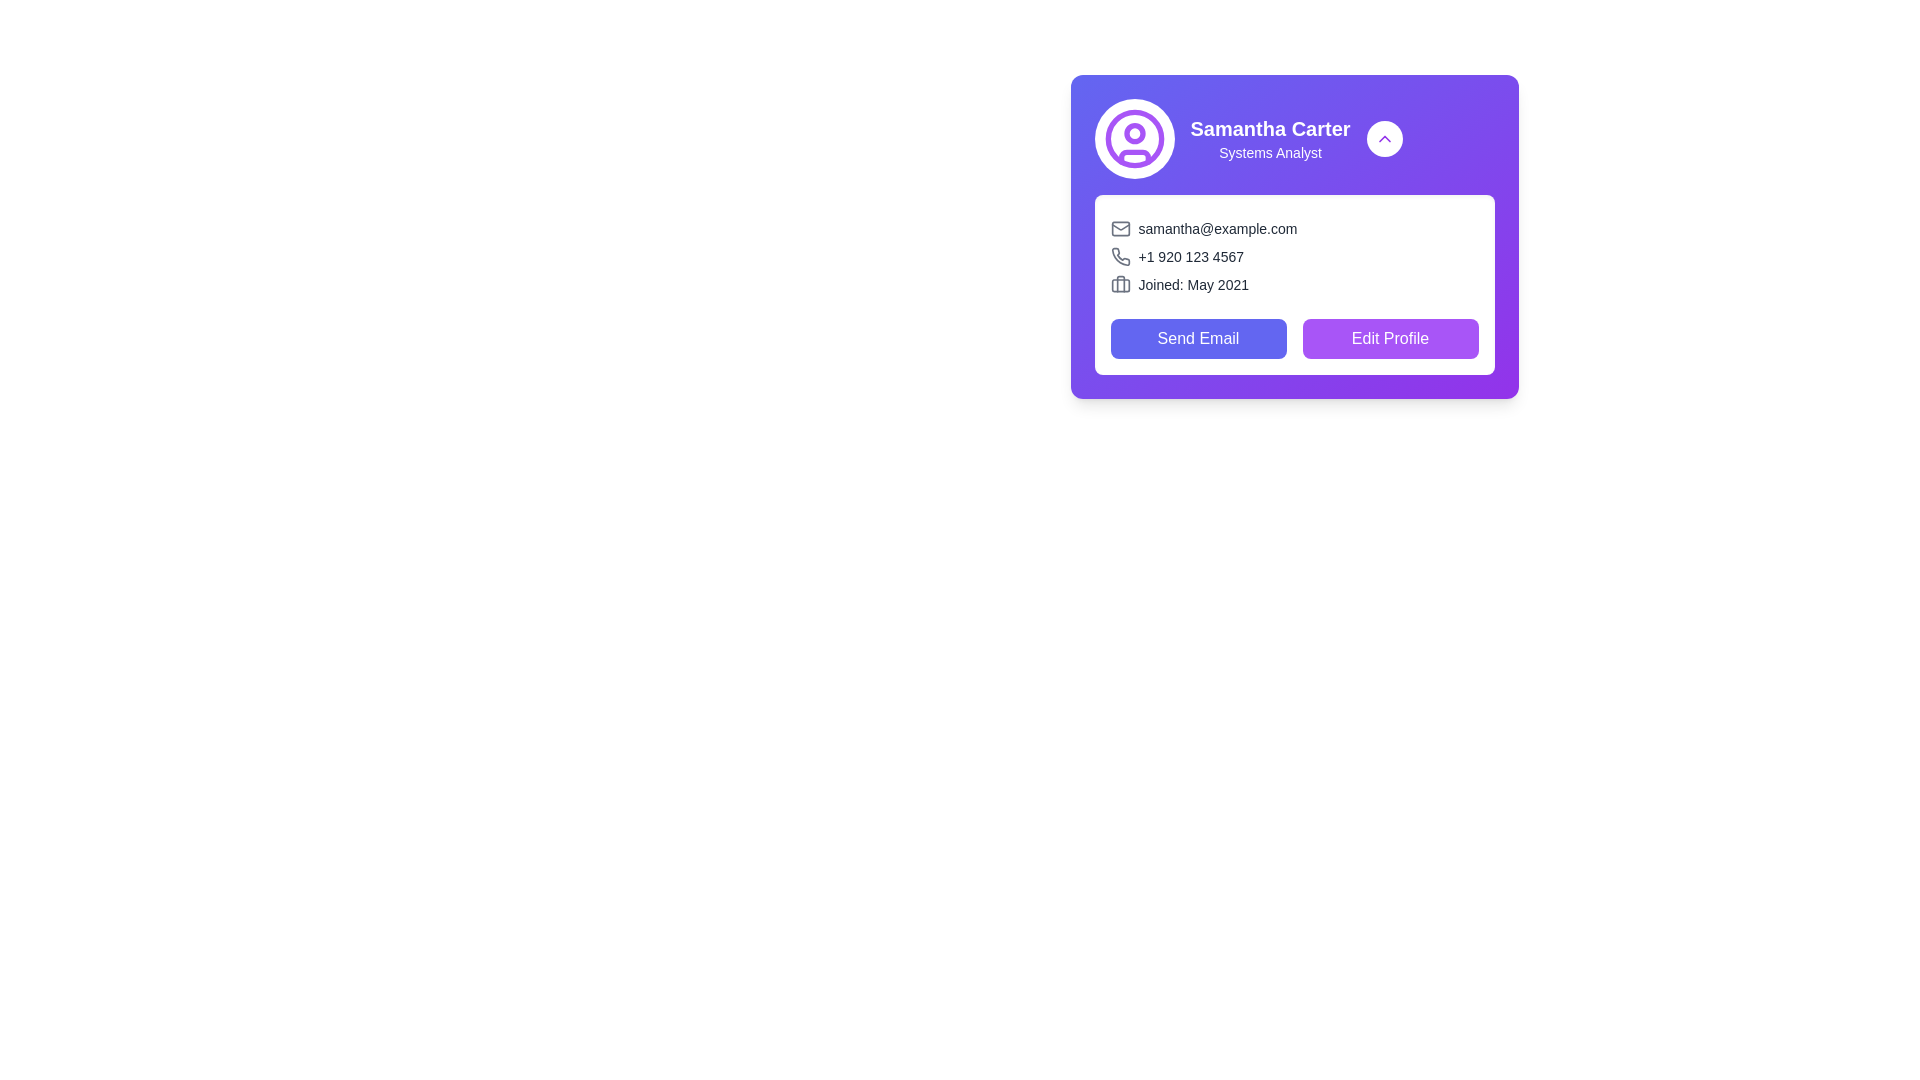  What do you see at coordinates (1134, 133) in the screenshot?
I see `the small circle graphic element located within the profile image at the top left of the card` at bounding box center [1134, 133].